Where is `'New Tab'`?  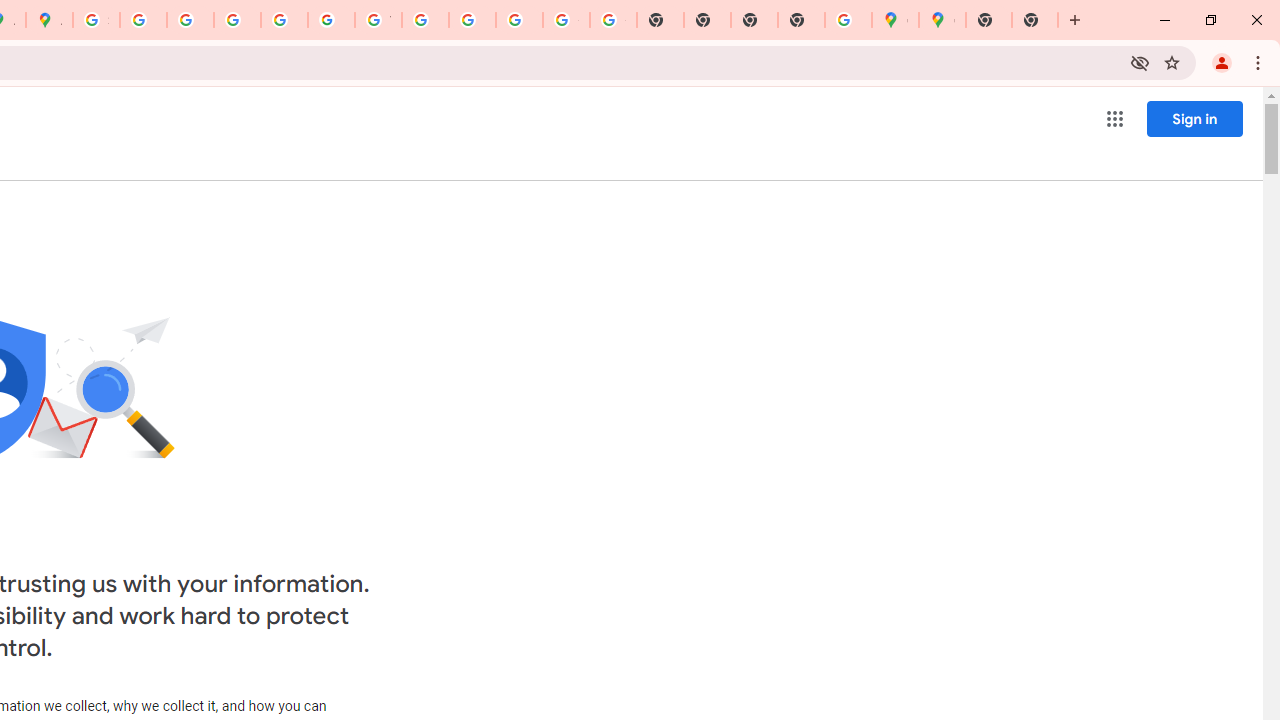 'New Tab' is located at coordinates (989, 20).